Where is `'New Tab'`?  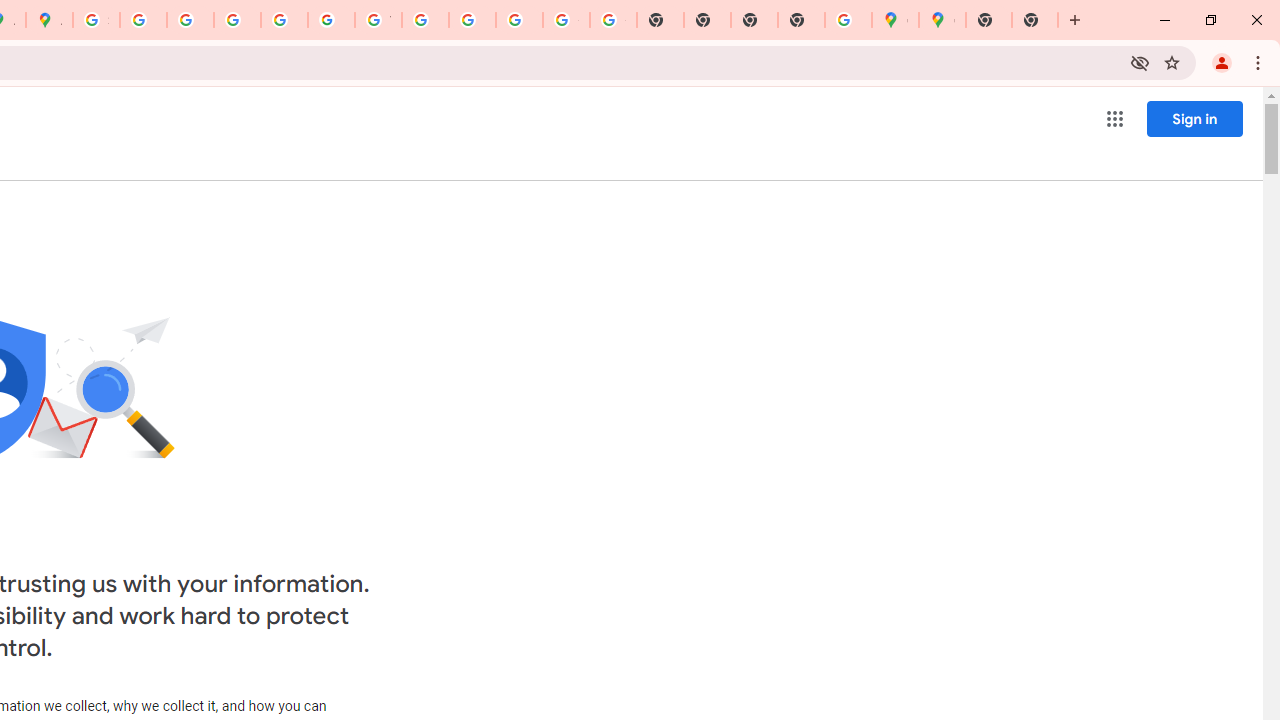 'New Tab' is located at coordinates (989, 20).